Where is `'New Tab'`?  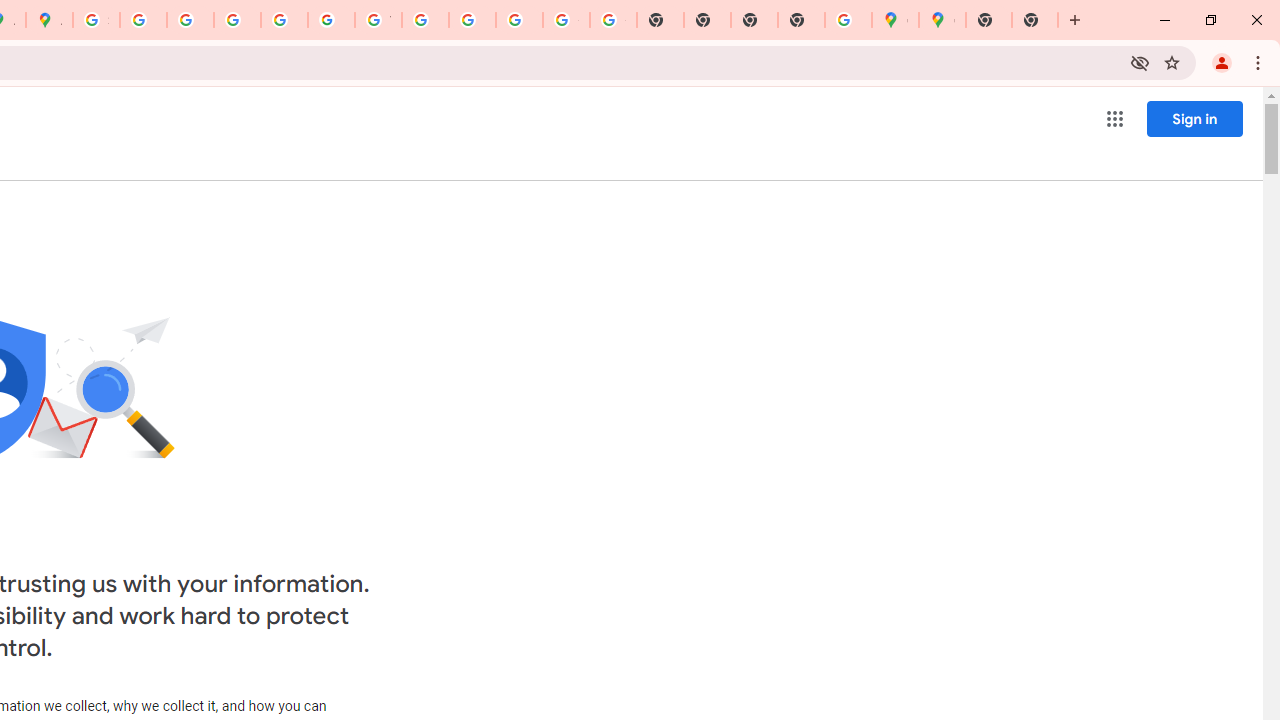 'New Tab' is located at coordinates (989, 20).